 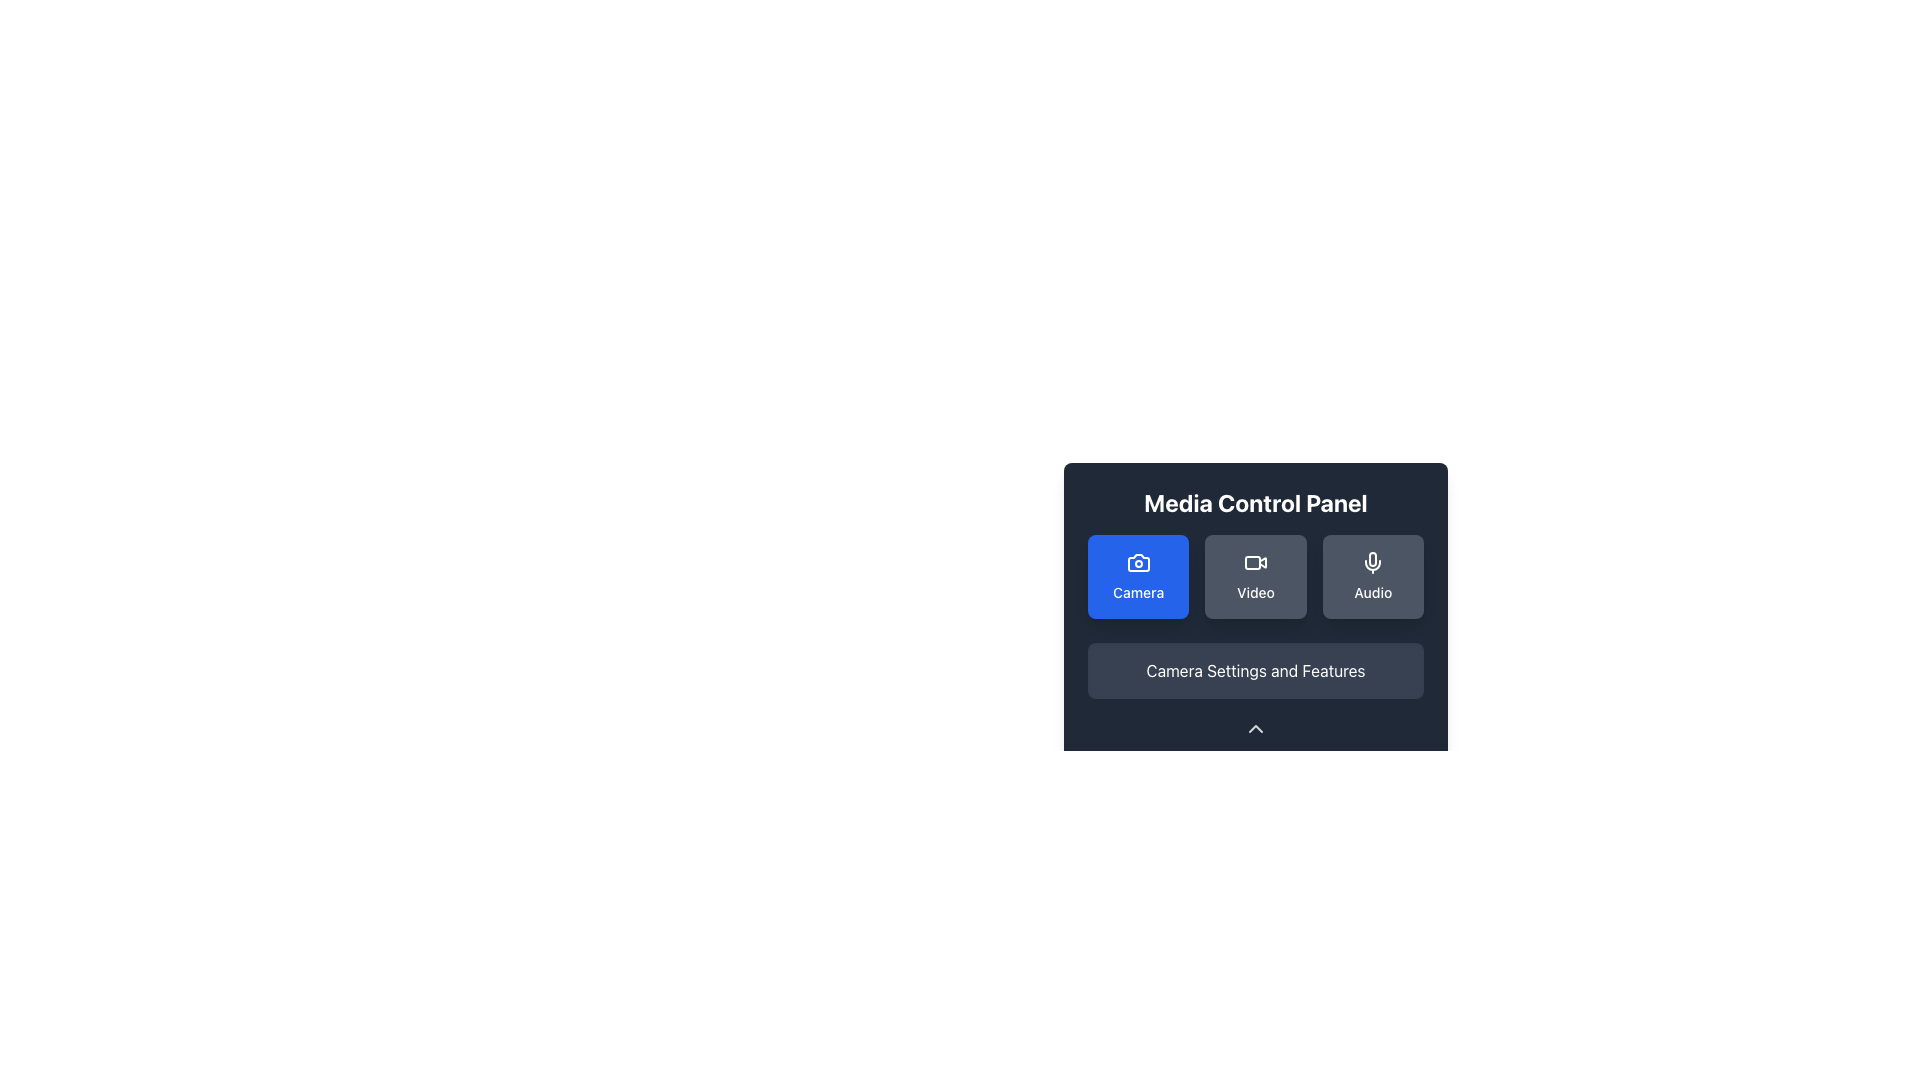 What do you see at coordinates (1255, 592) in the screenshot?
I see `the 'Video' label text component located within the 'Media Control Panel' options to trigger the tooltip or focus change` at bounding box center [1255, 592].